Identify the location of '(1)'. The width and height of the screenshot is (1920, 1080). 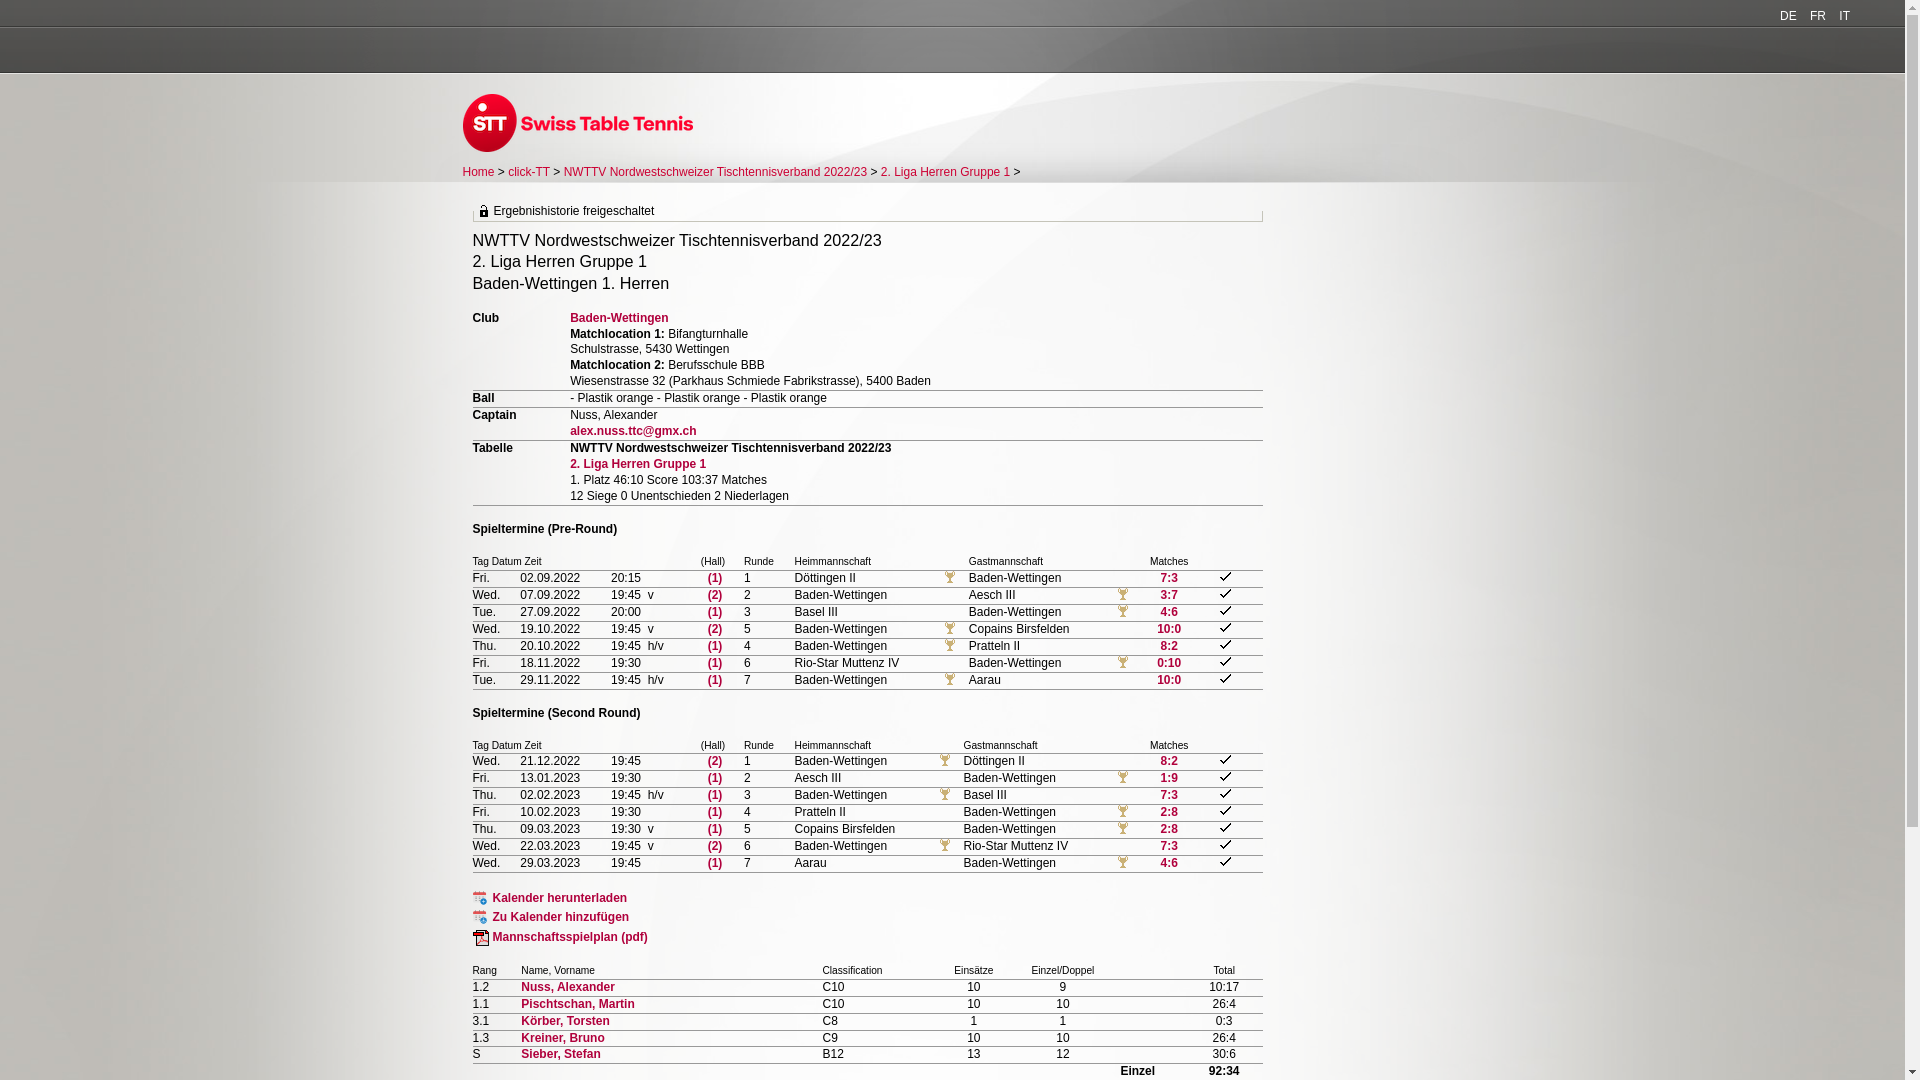
(715, 663).